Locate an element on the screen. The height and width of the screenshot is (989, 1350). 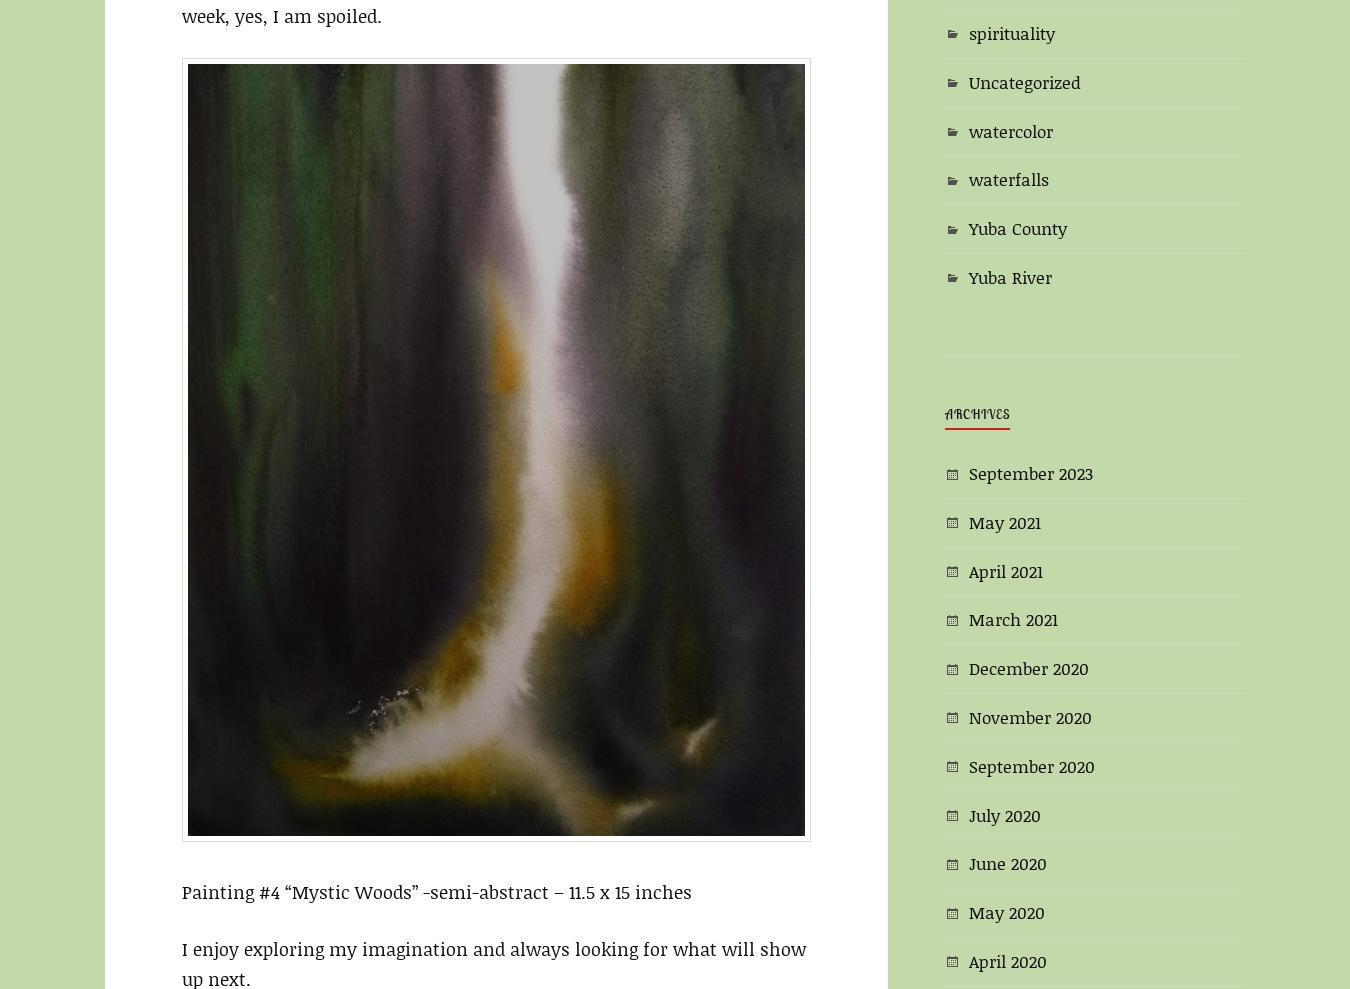
'spirituality' is located at coordinates (1010, 31).